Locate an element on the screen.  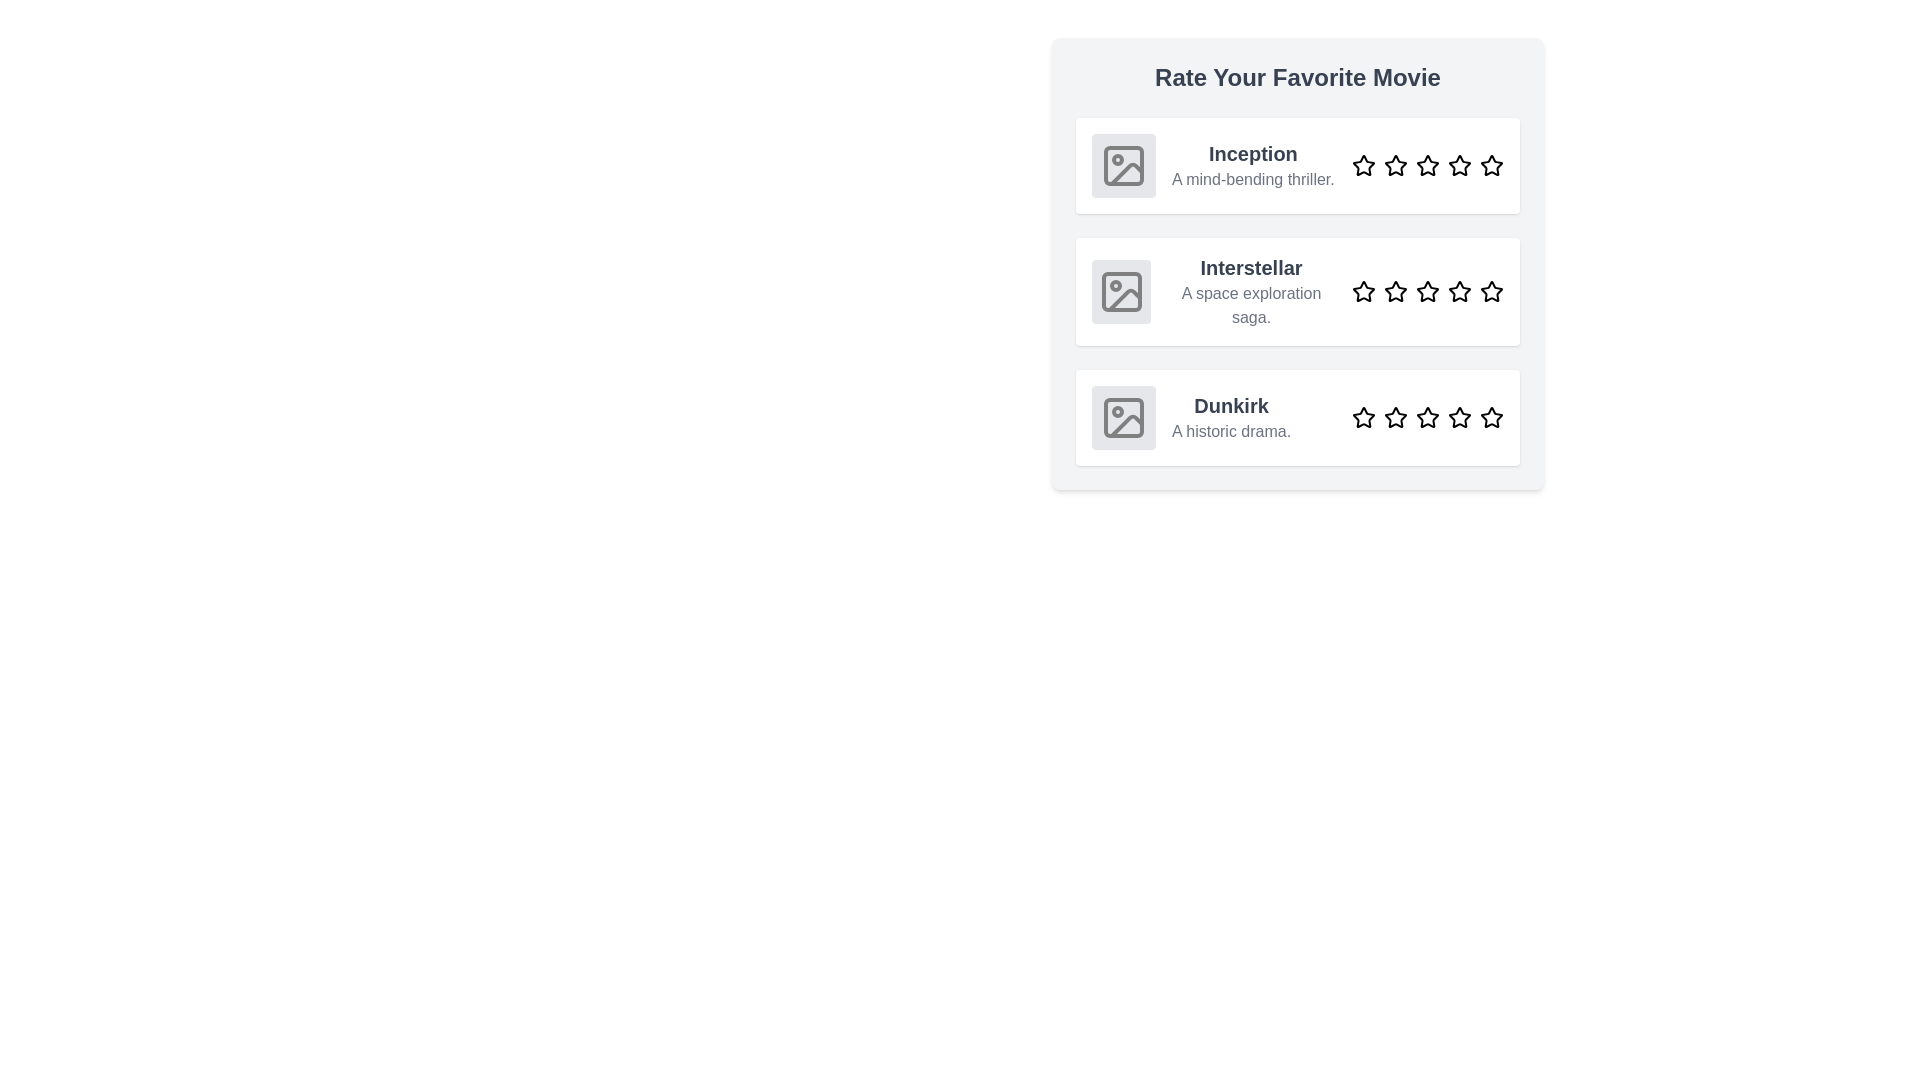
the fifth star icon in the star rating system for the movie 'Dunkirk' is located at coordinates (1491, 415).